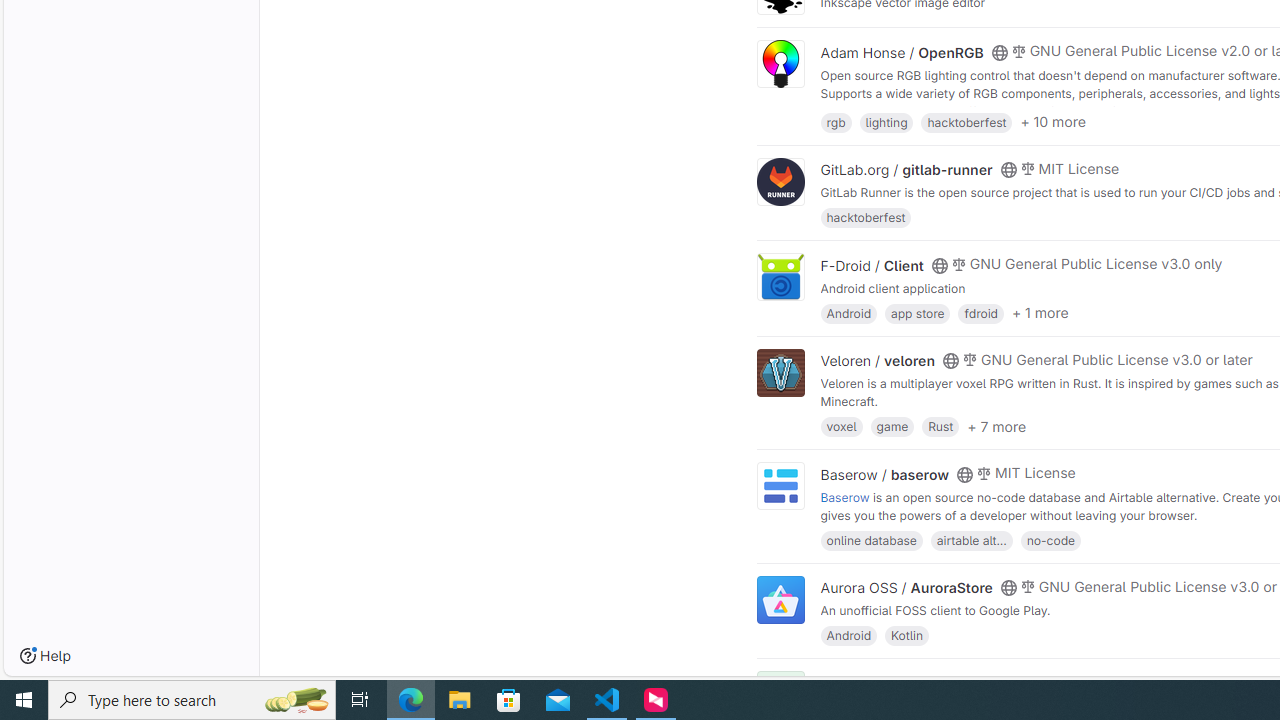 The image size is (1280, 720). What do you see at coordinates (901, 51) in the screenshot?
I see `'Adam Honse / OpenRGB'` at bounding box center [901, 51].